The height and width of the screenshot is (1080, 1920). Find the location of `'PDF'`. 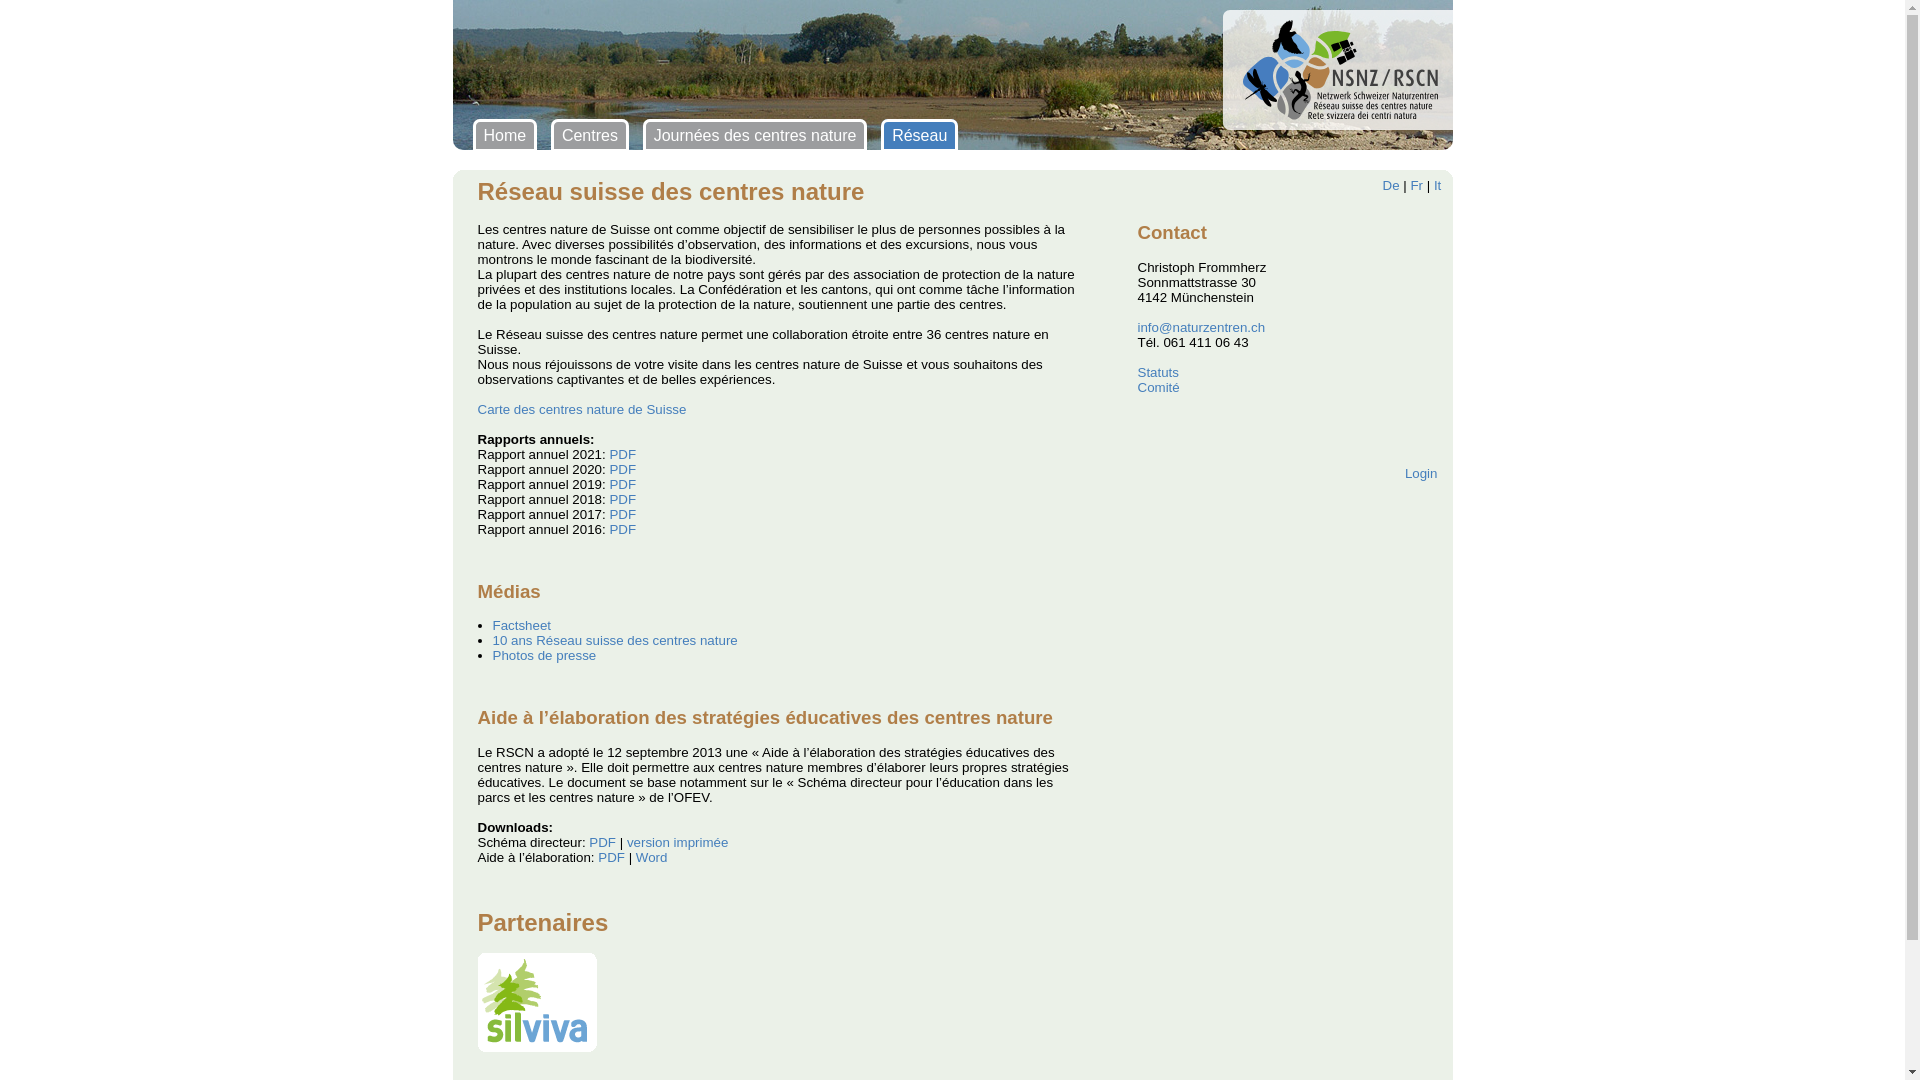

'PDF' is located at coordinates (601, 842).